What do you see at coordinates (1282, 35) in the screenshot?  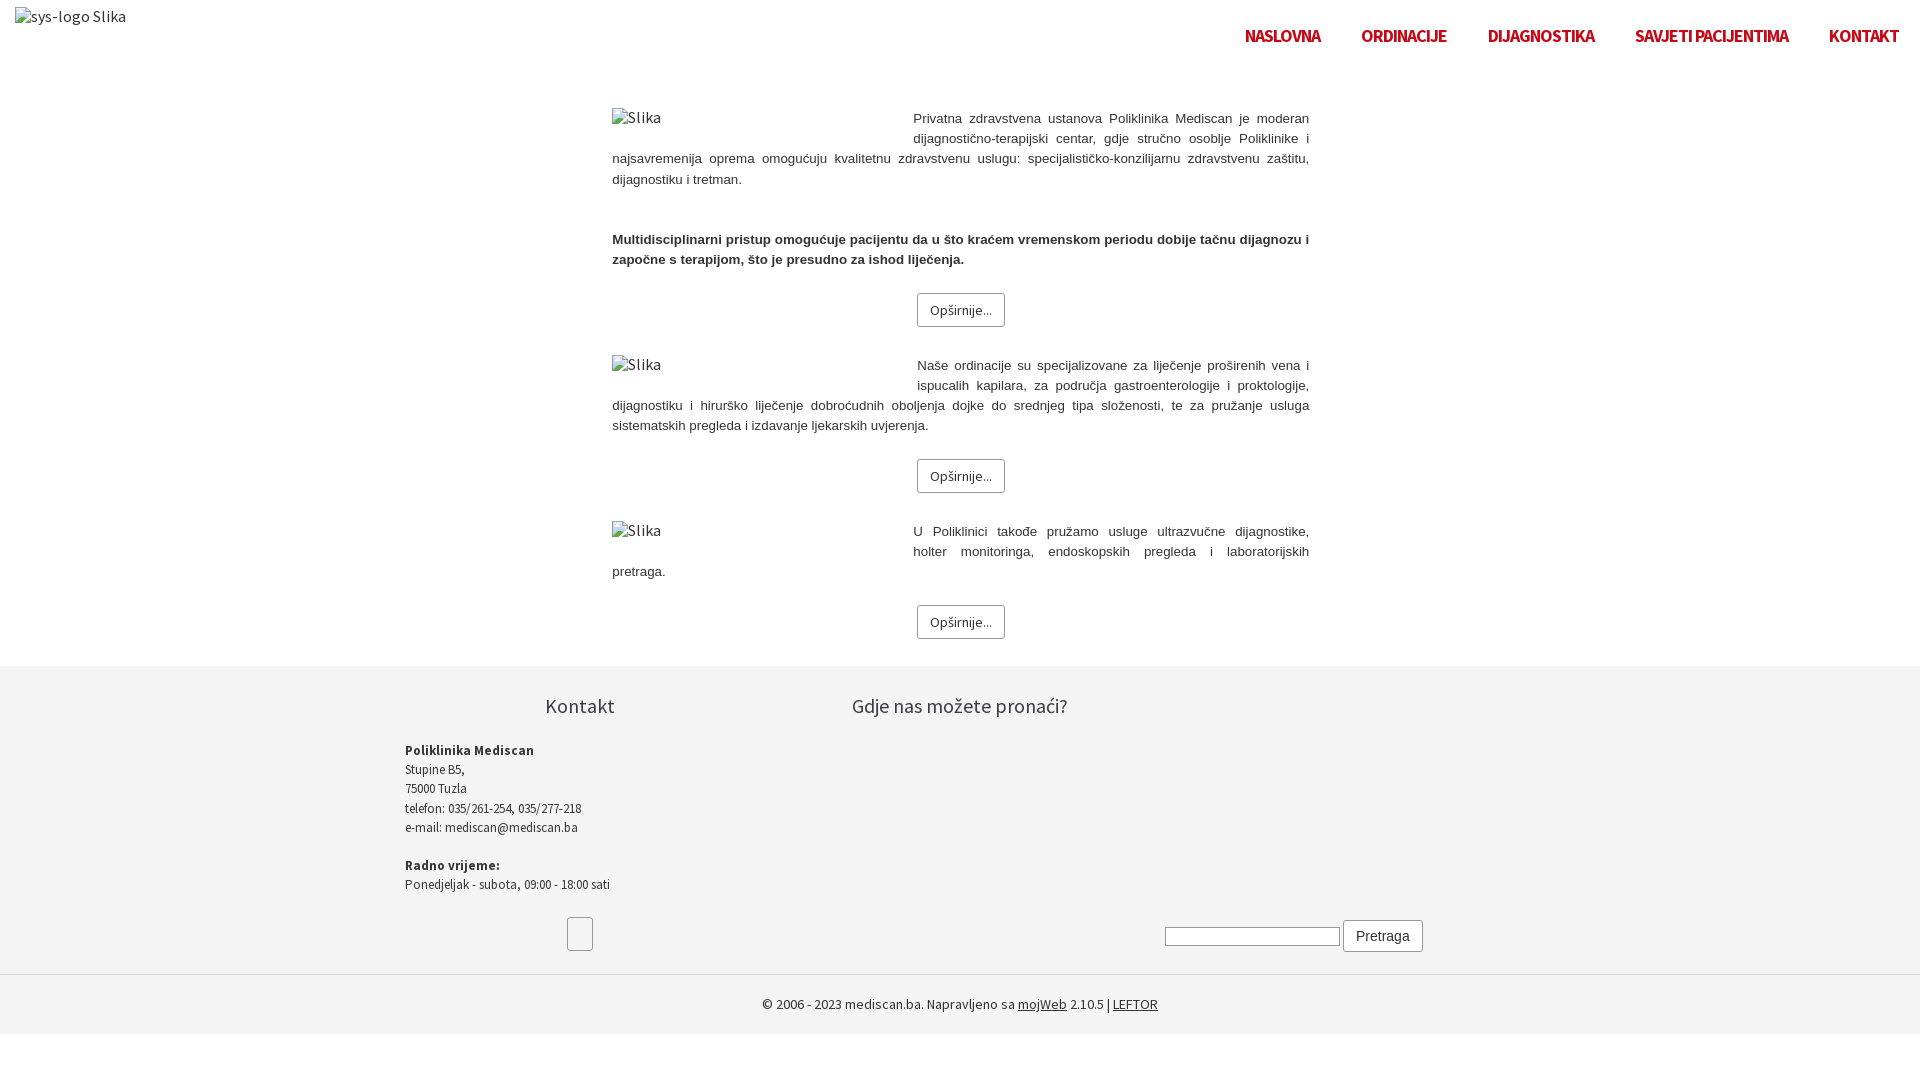 I see `'NASLOVNA'` at bounding box center [1282, 35].